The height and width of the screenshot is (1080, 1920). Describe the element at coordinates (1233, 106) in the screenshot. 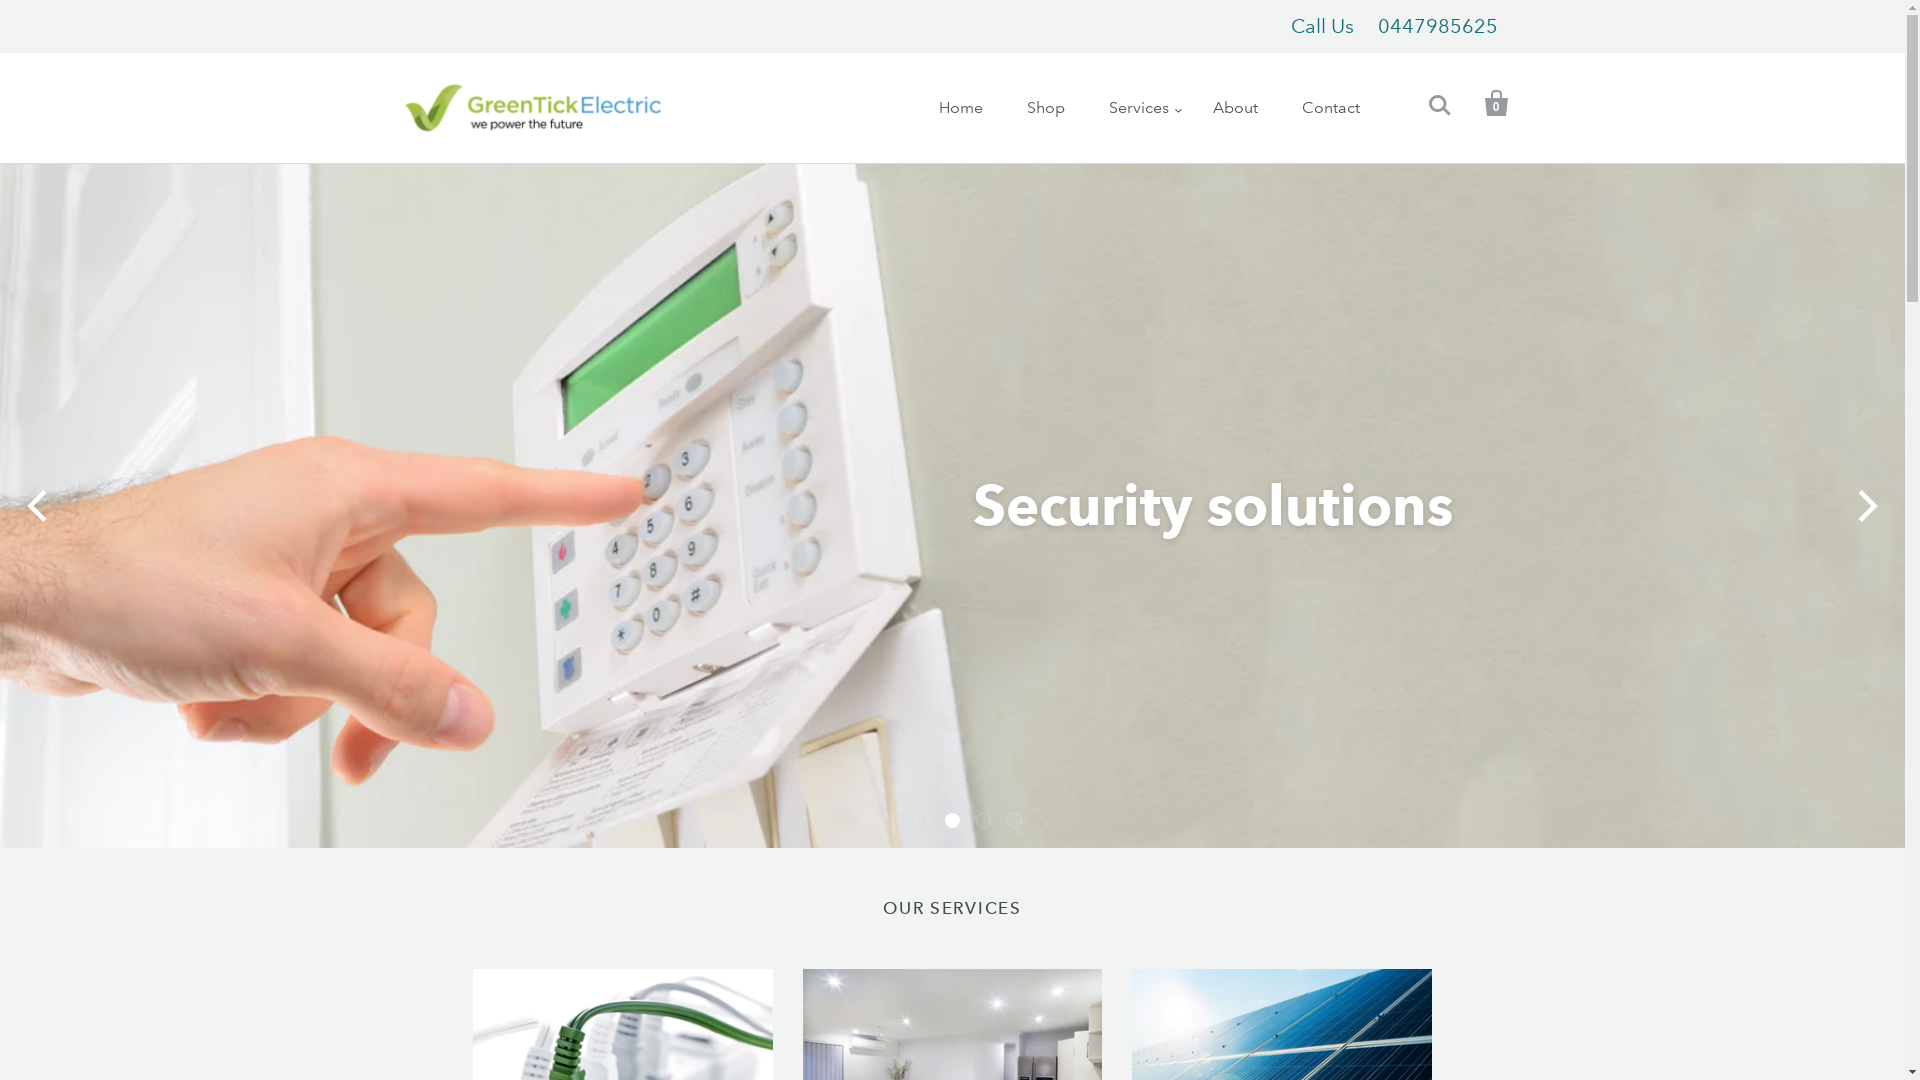

I see `'About'` at that location.